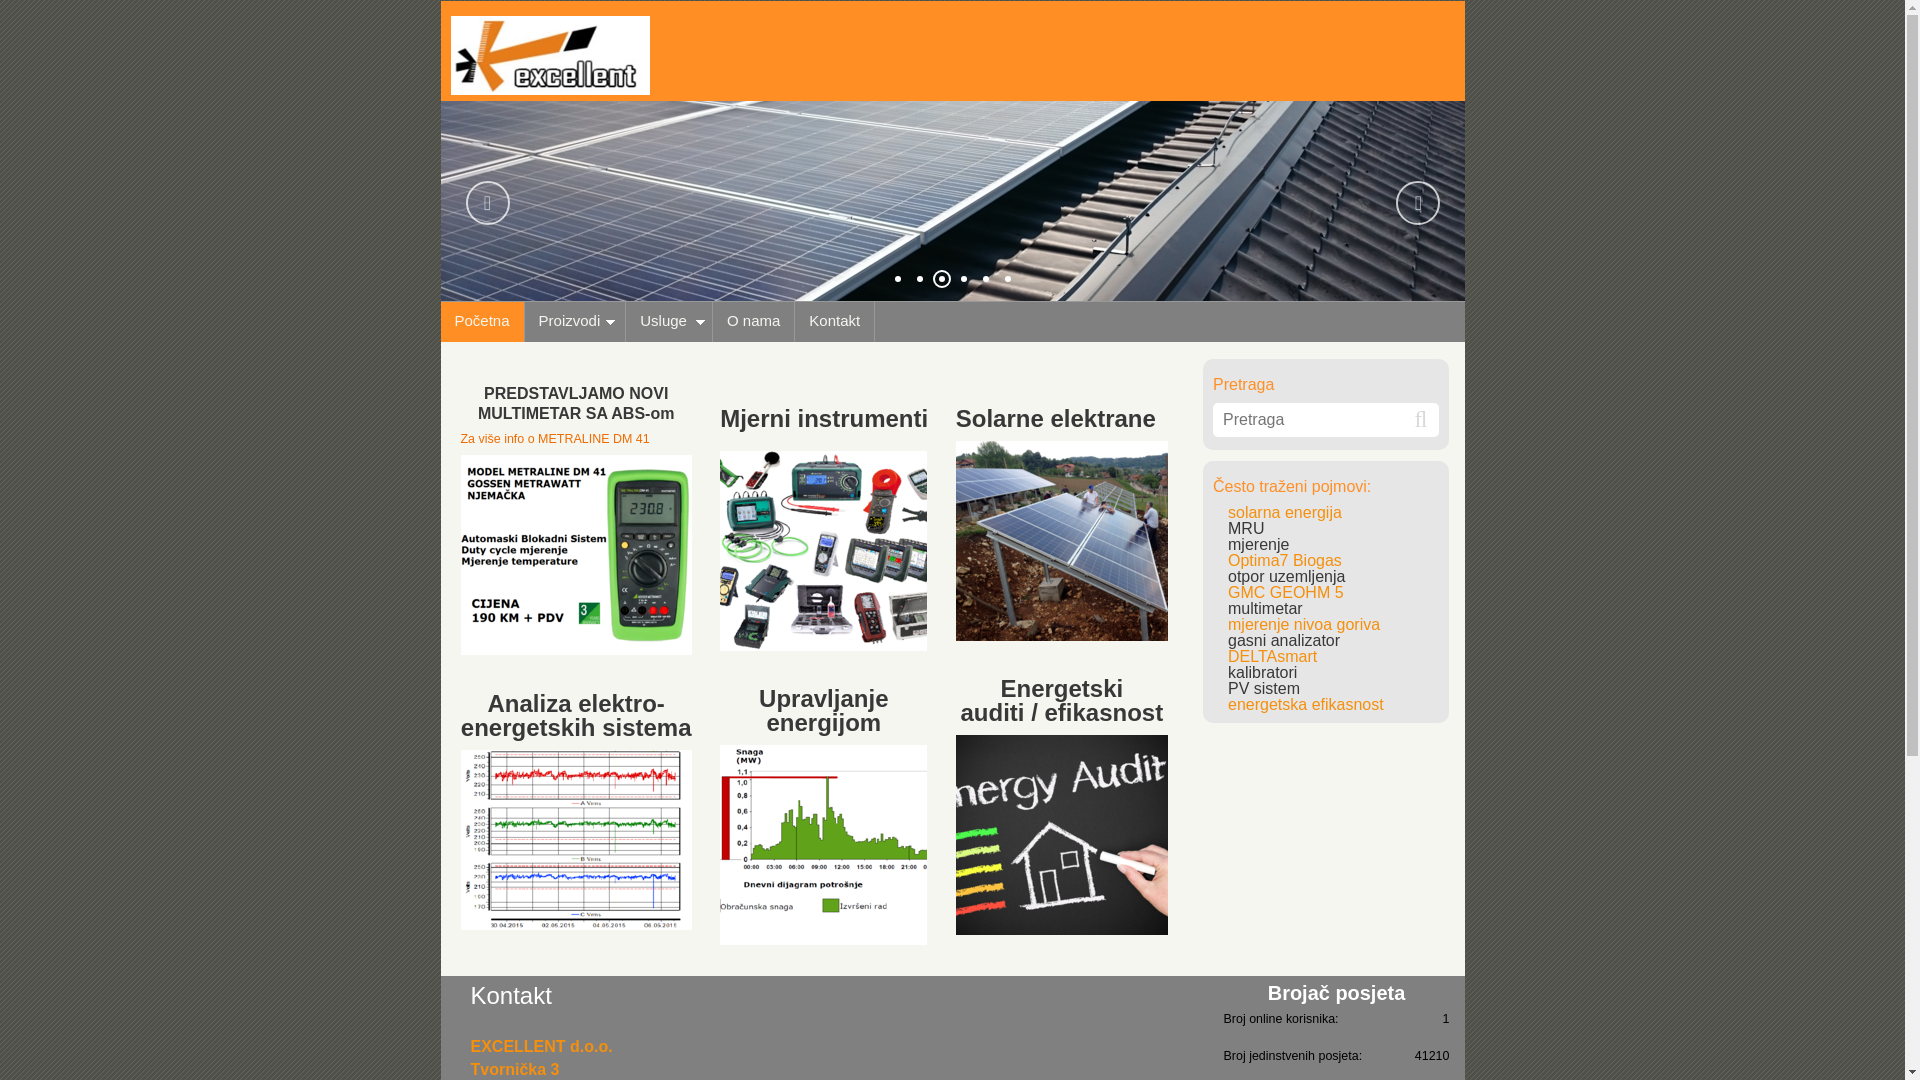  What do you see at coordinates (752, 319) in the screenshot?
I see `'O nama'` at bounding box center [752, 319].